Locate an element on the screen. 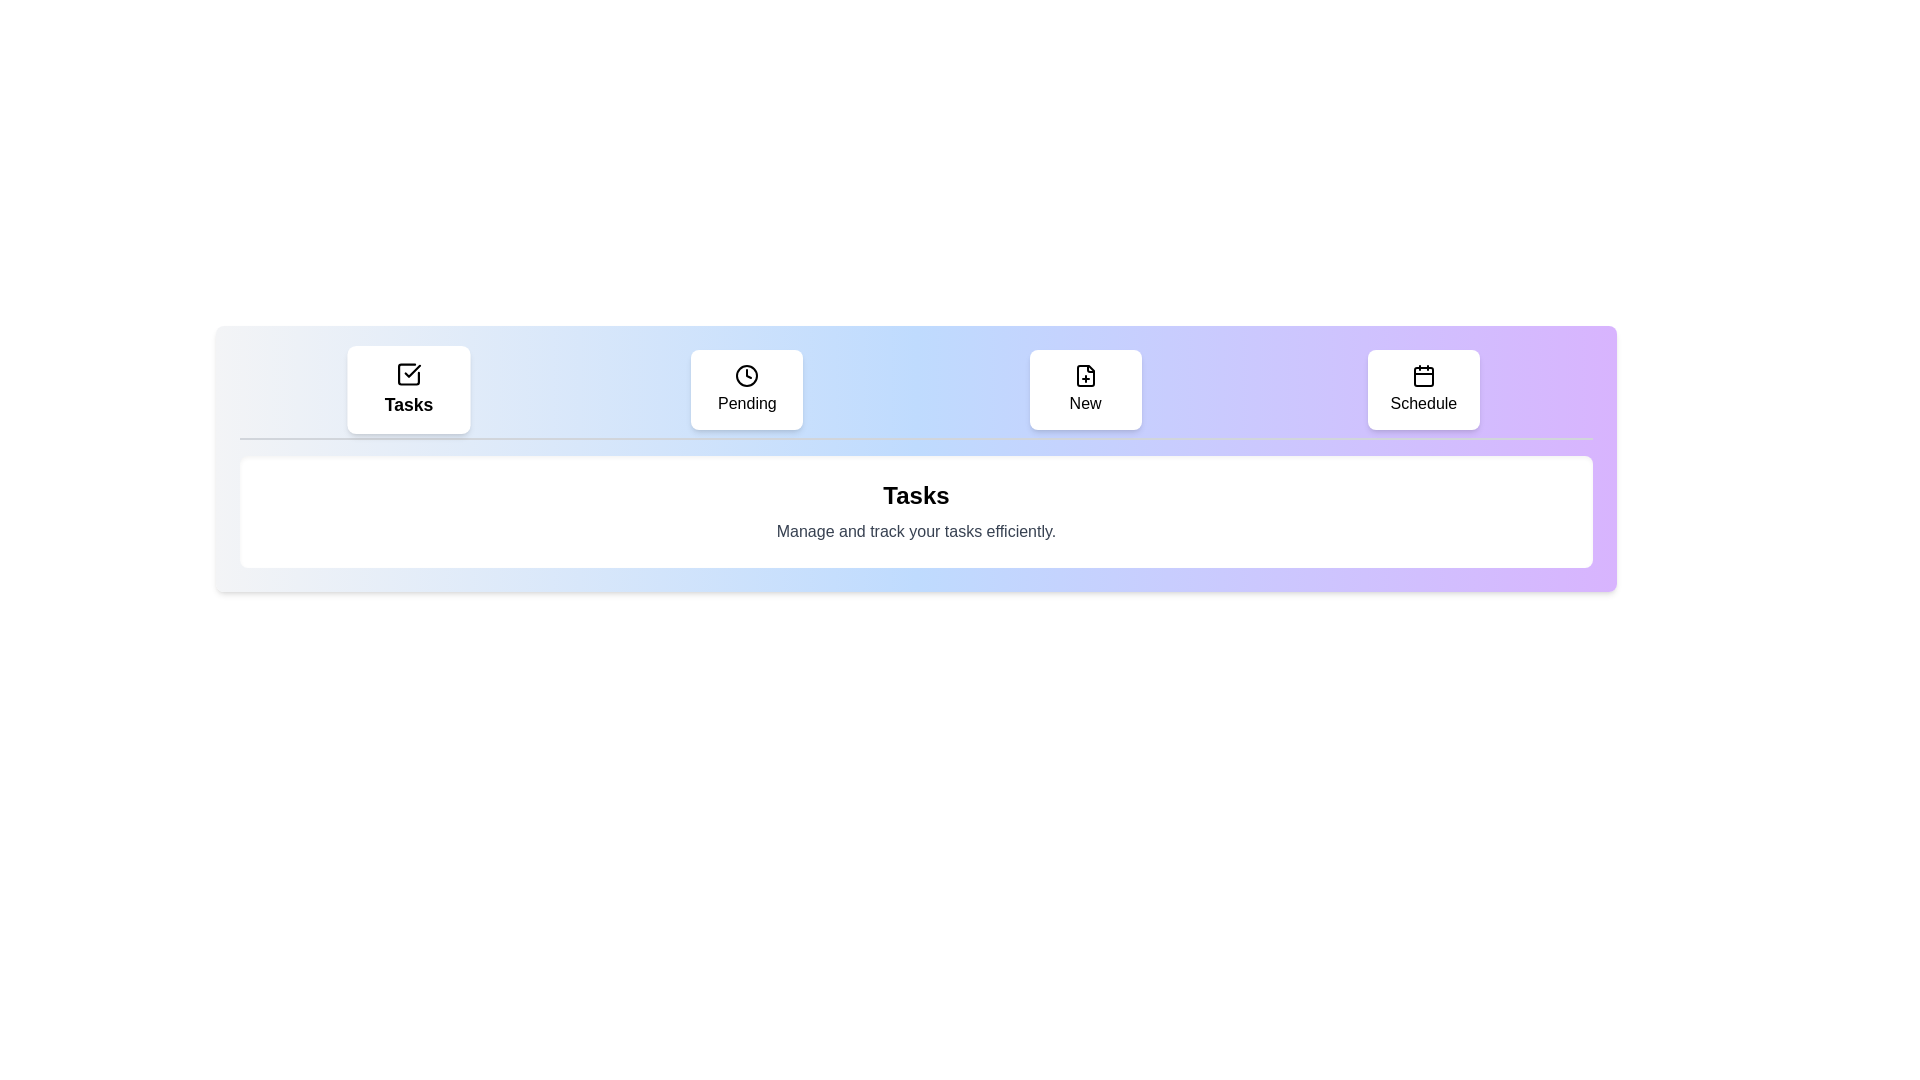  the tab labeled Schedule to observe its hover effect is located at coordinates (1422, 389).